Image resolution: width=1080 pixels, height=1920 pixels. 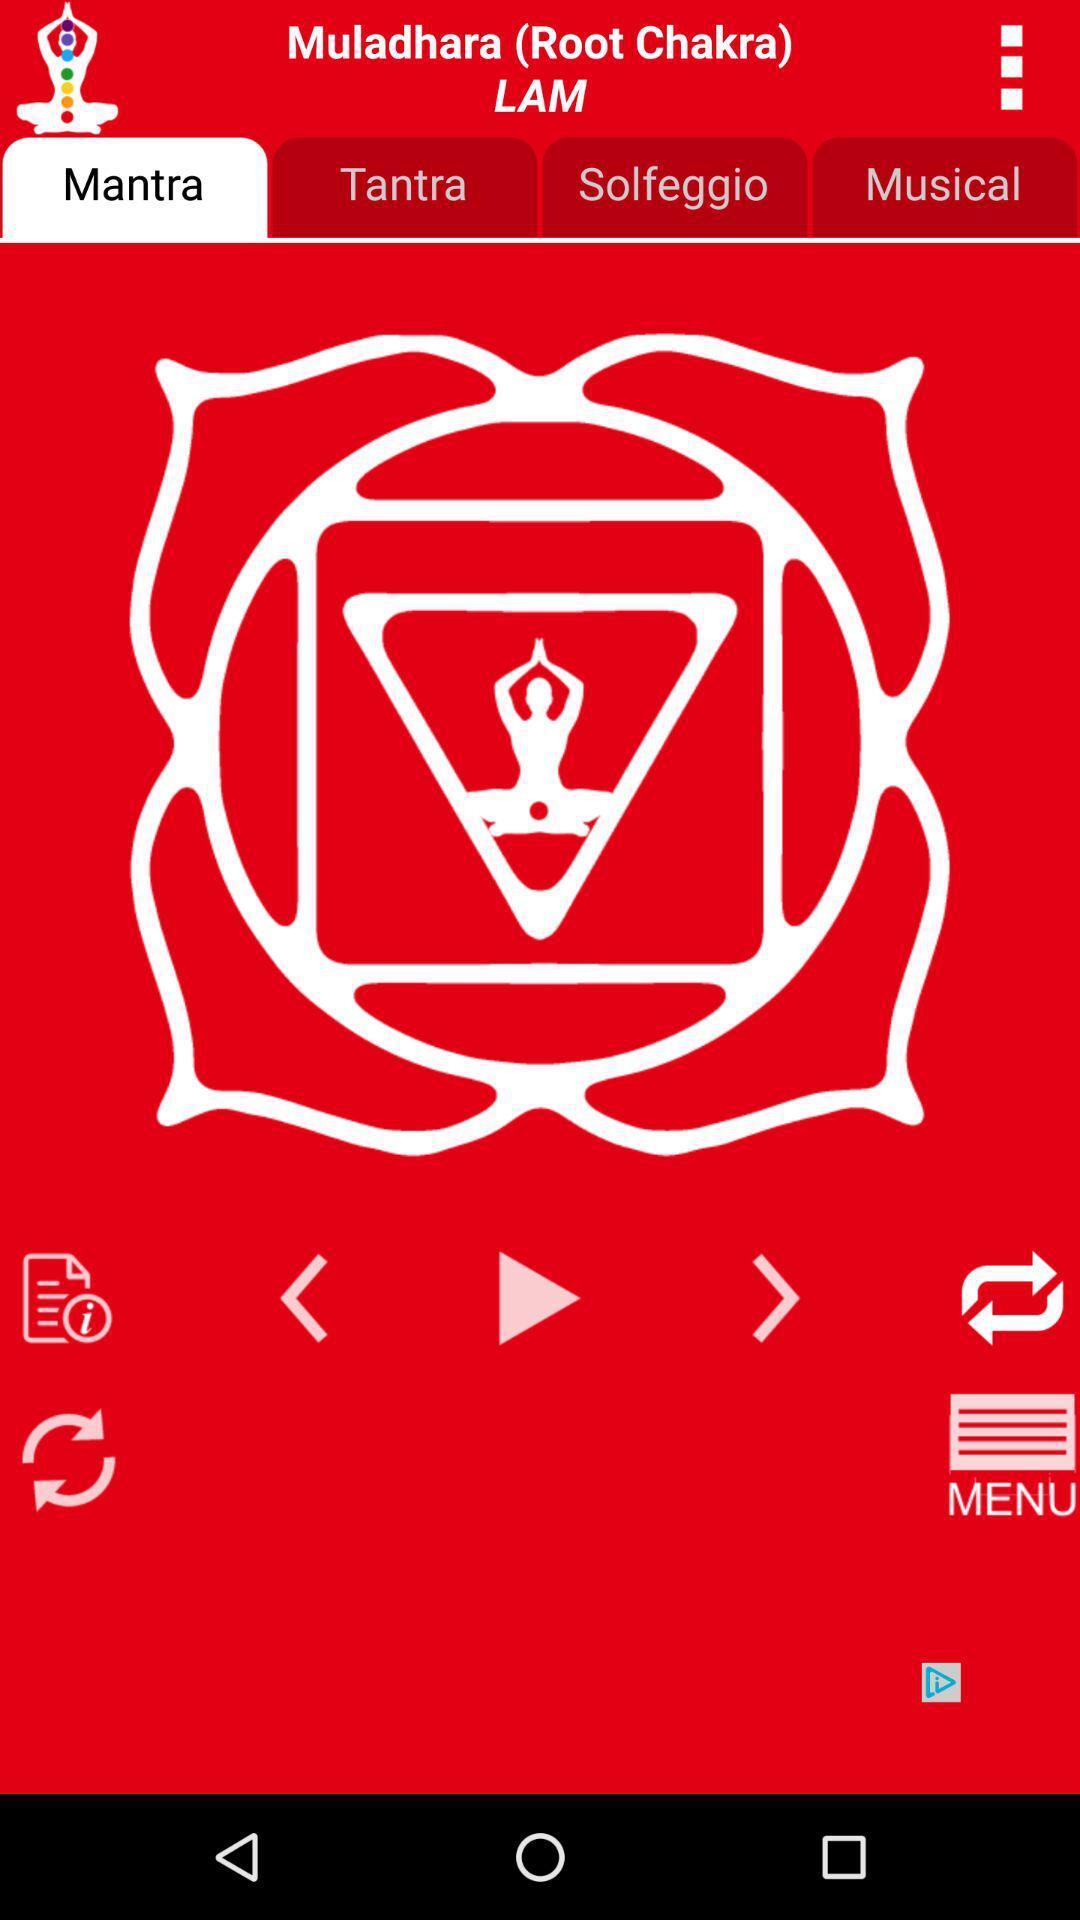 I want to click on the description icon, so click(x=66, y=1388).